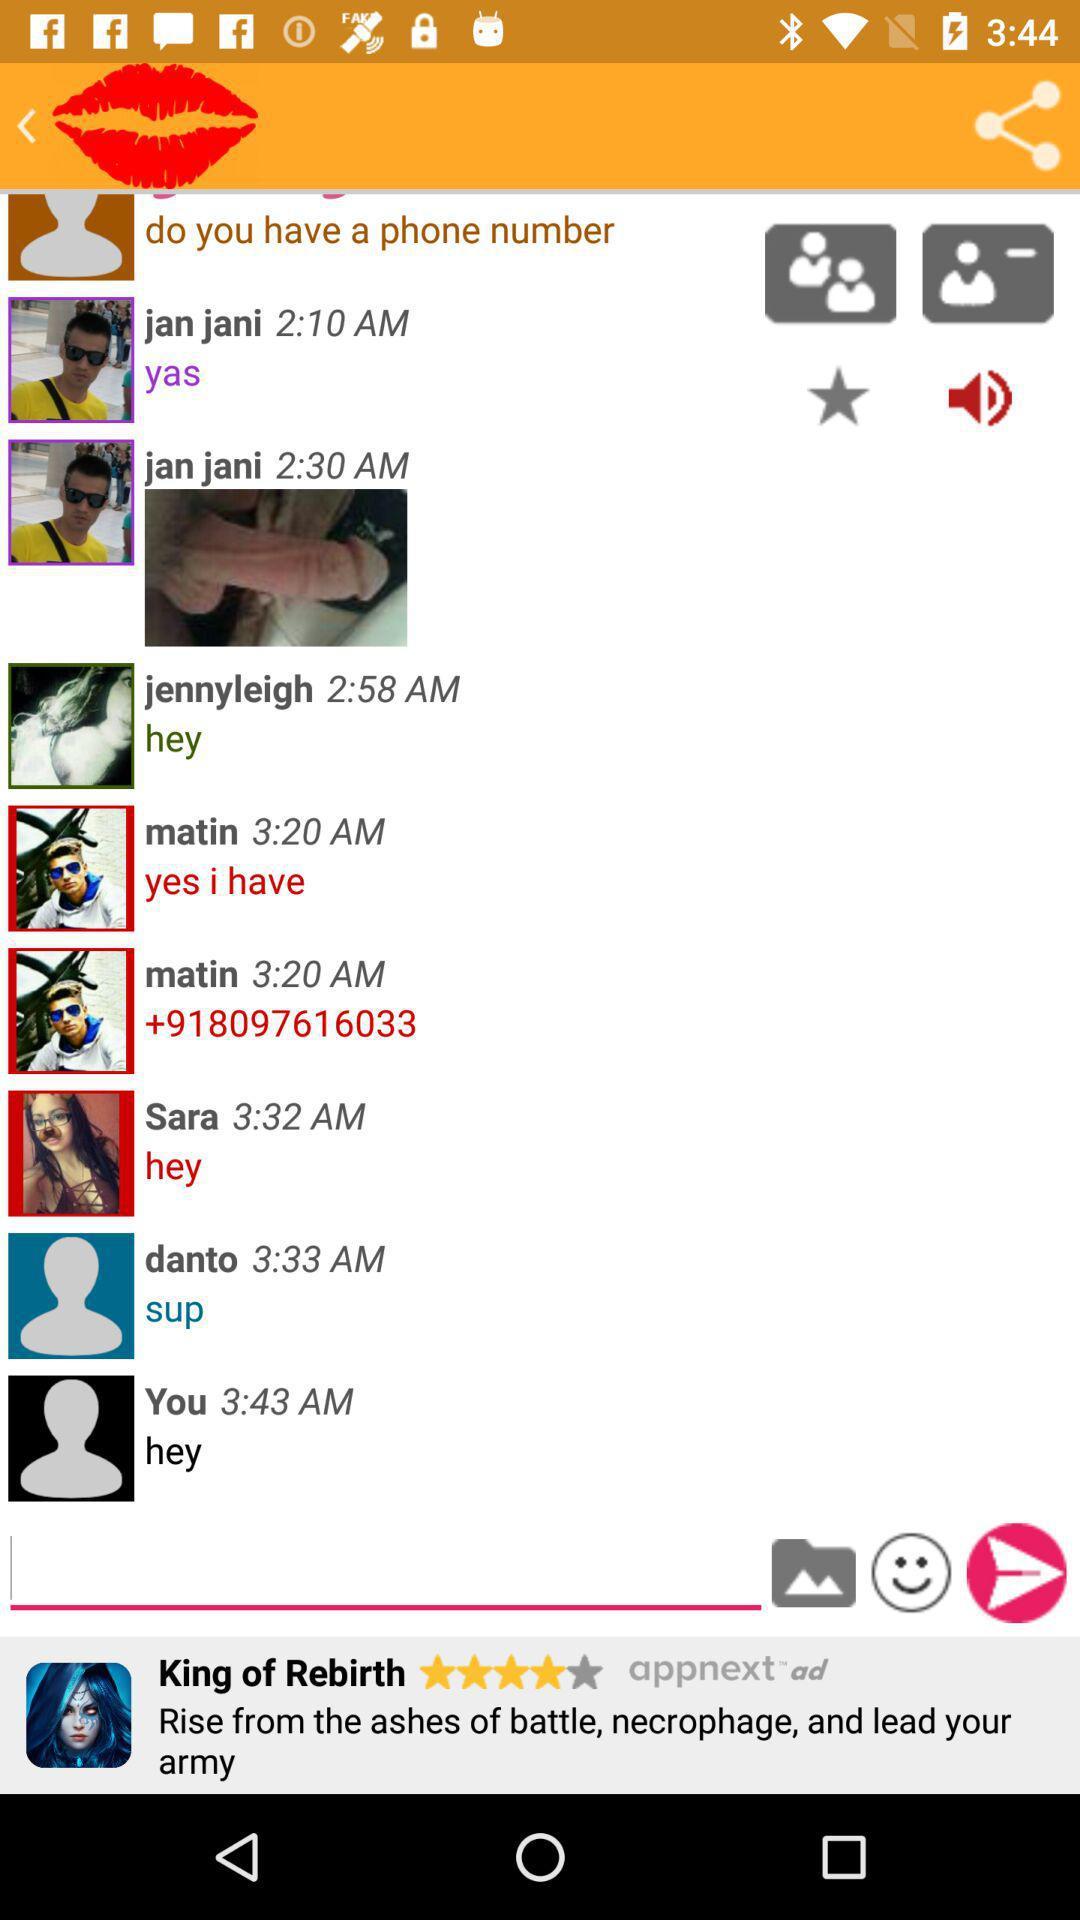 The width and height of the screenshot is (1080, 1920). I want to click on here, so click(154, 124).